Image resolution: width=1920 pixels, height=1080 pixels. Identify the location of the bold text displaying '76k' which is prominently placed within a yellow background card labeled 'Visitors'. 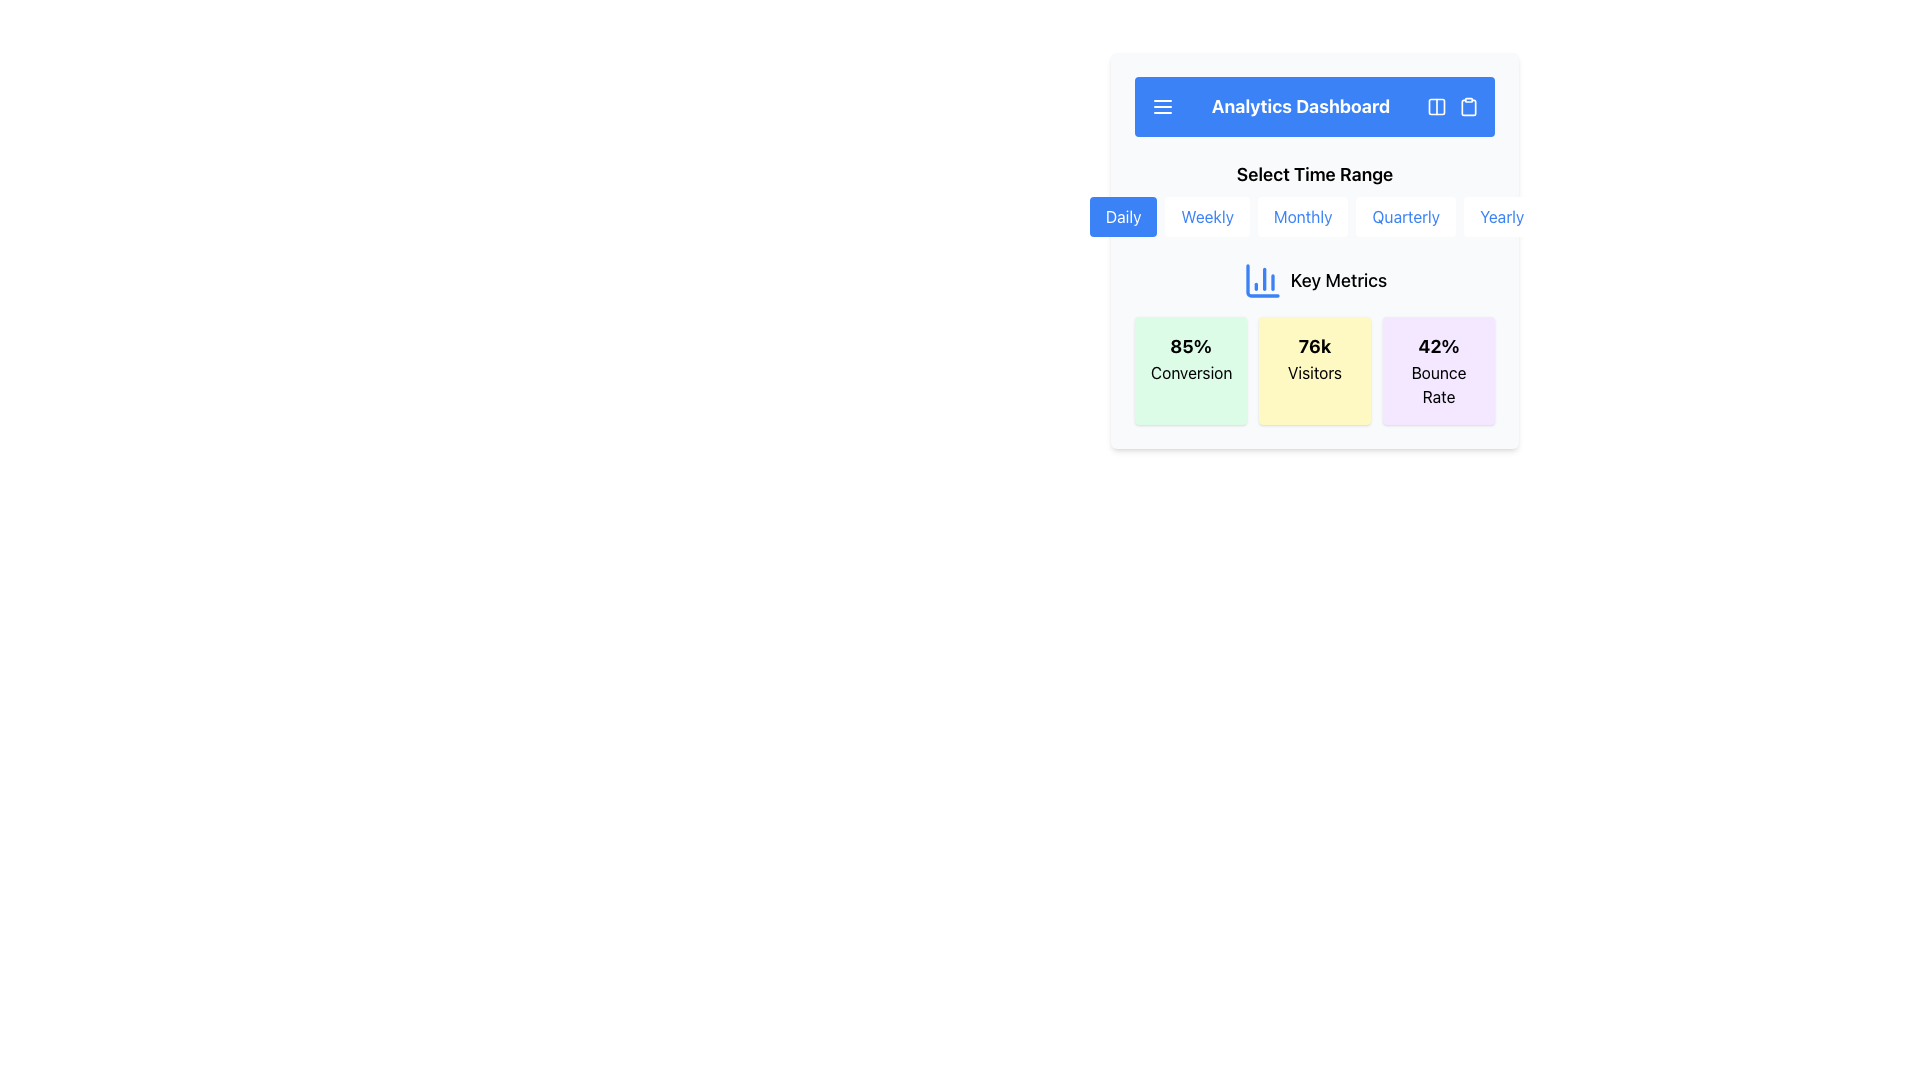
(1315, 346).